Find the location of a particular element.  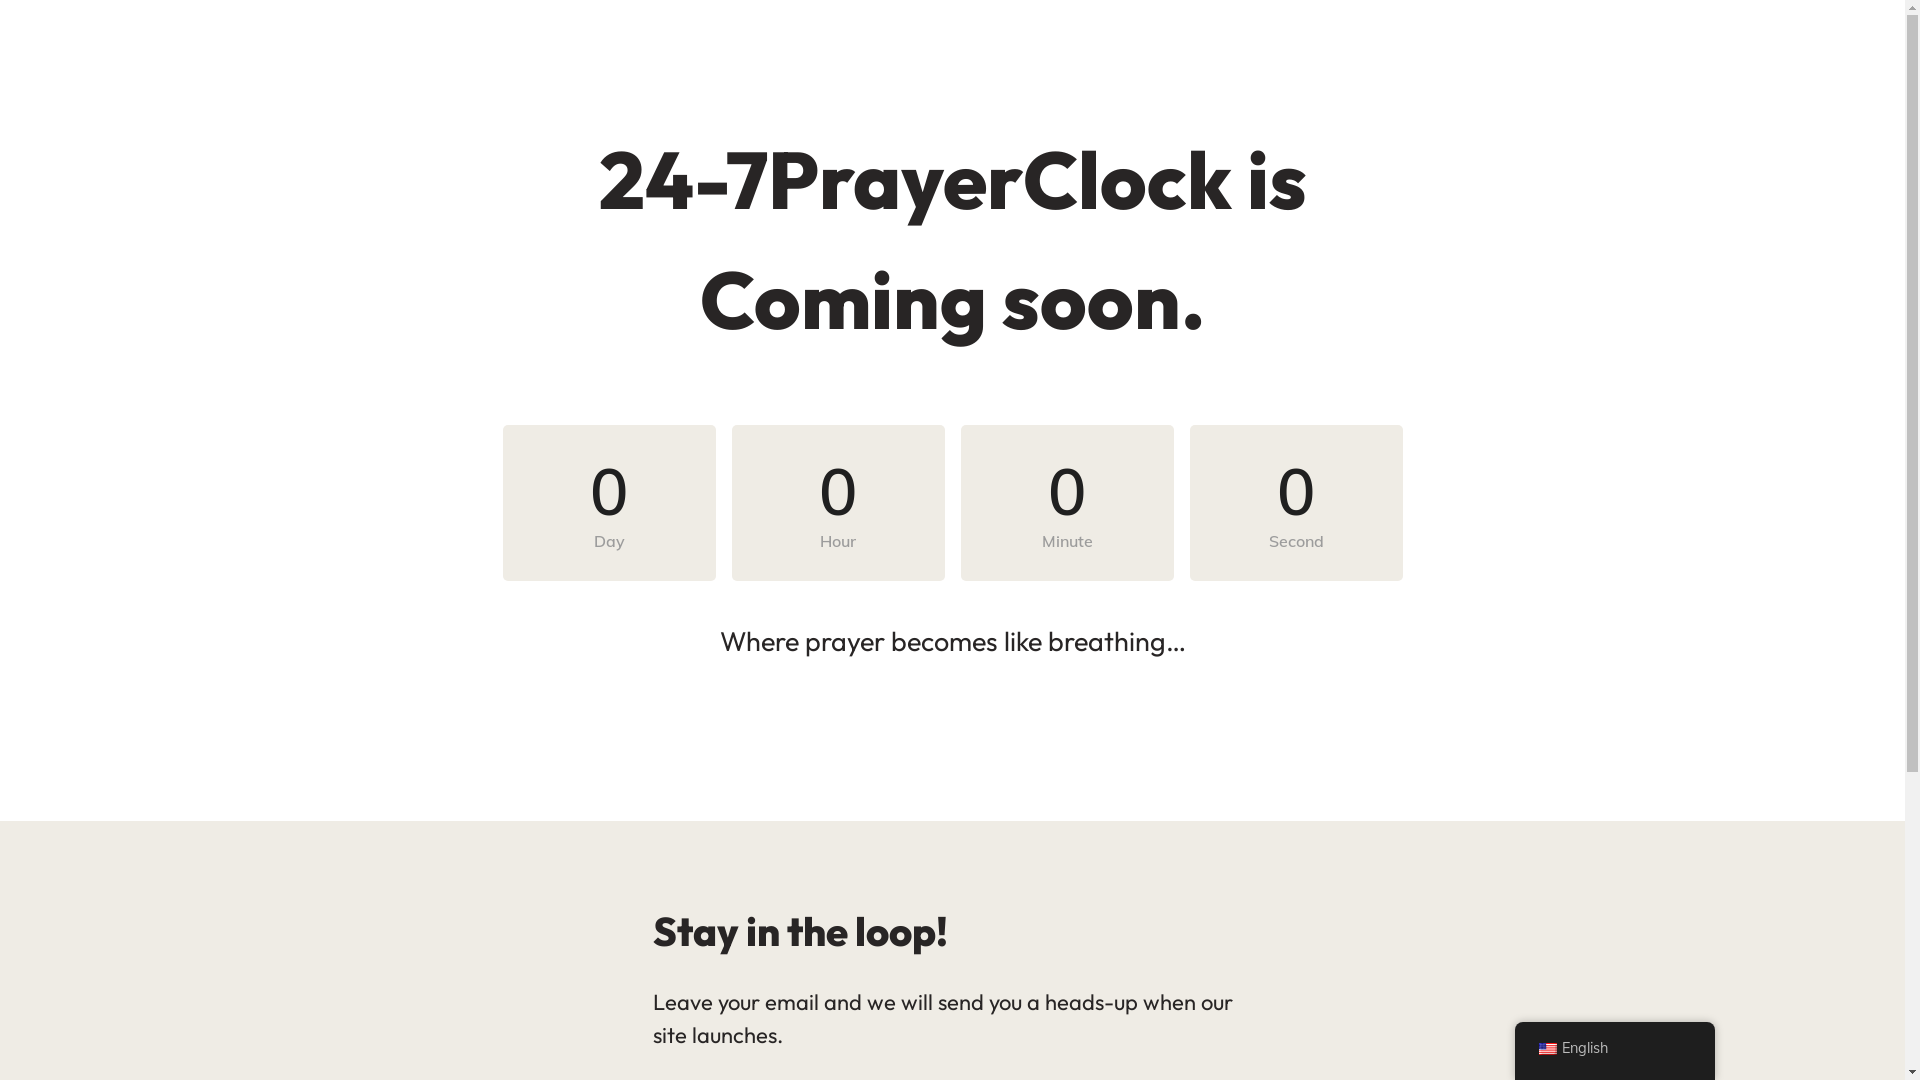

'English' is located at coordinates (1513, 1048).